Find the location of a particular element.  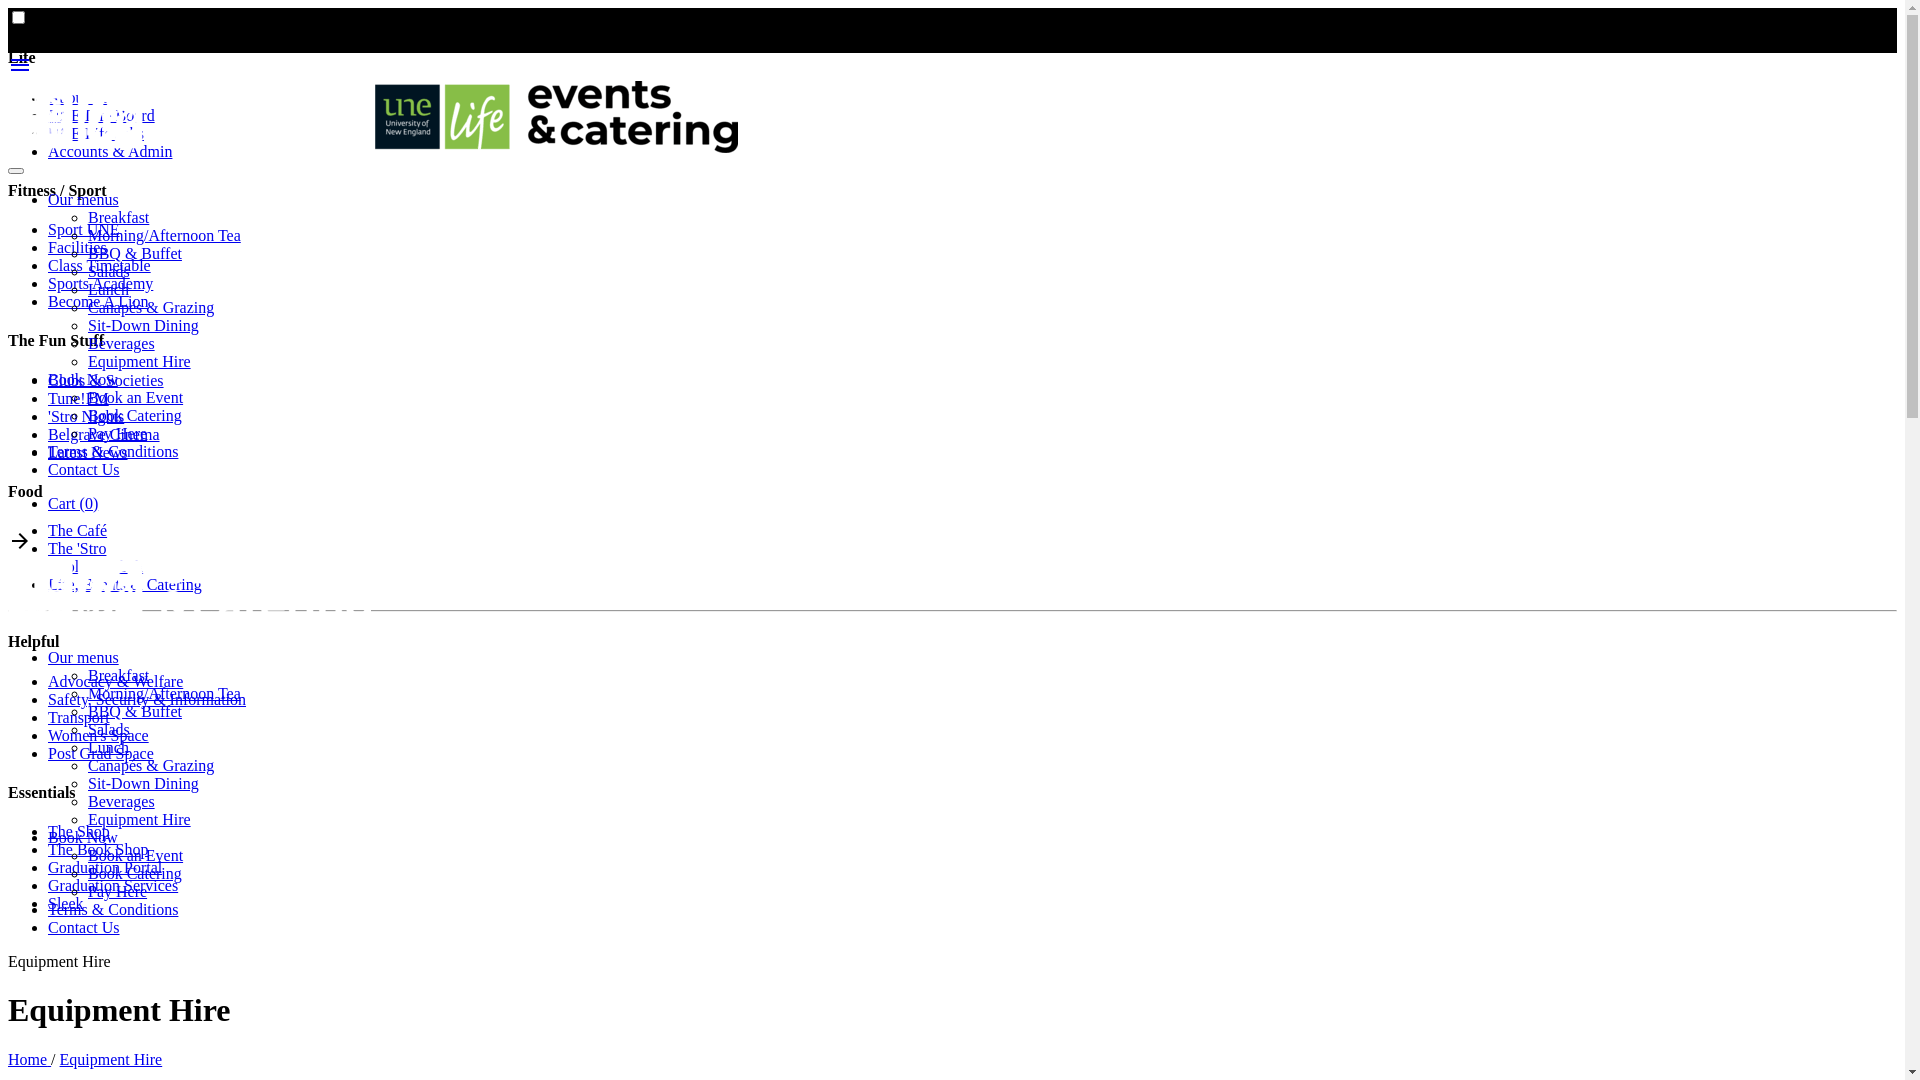

'Book Catering' is located at coordinates (86, 872).